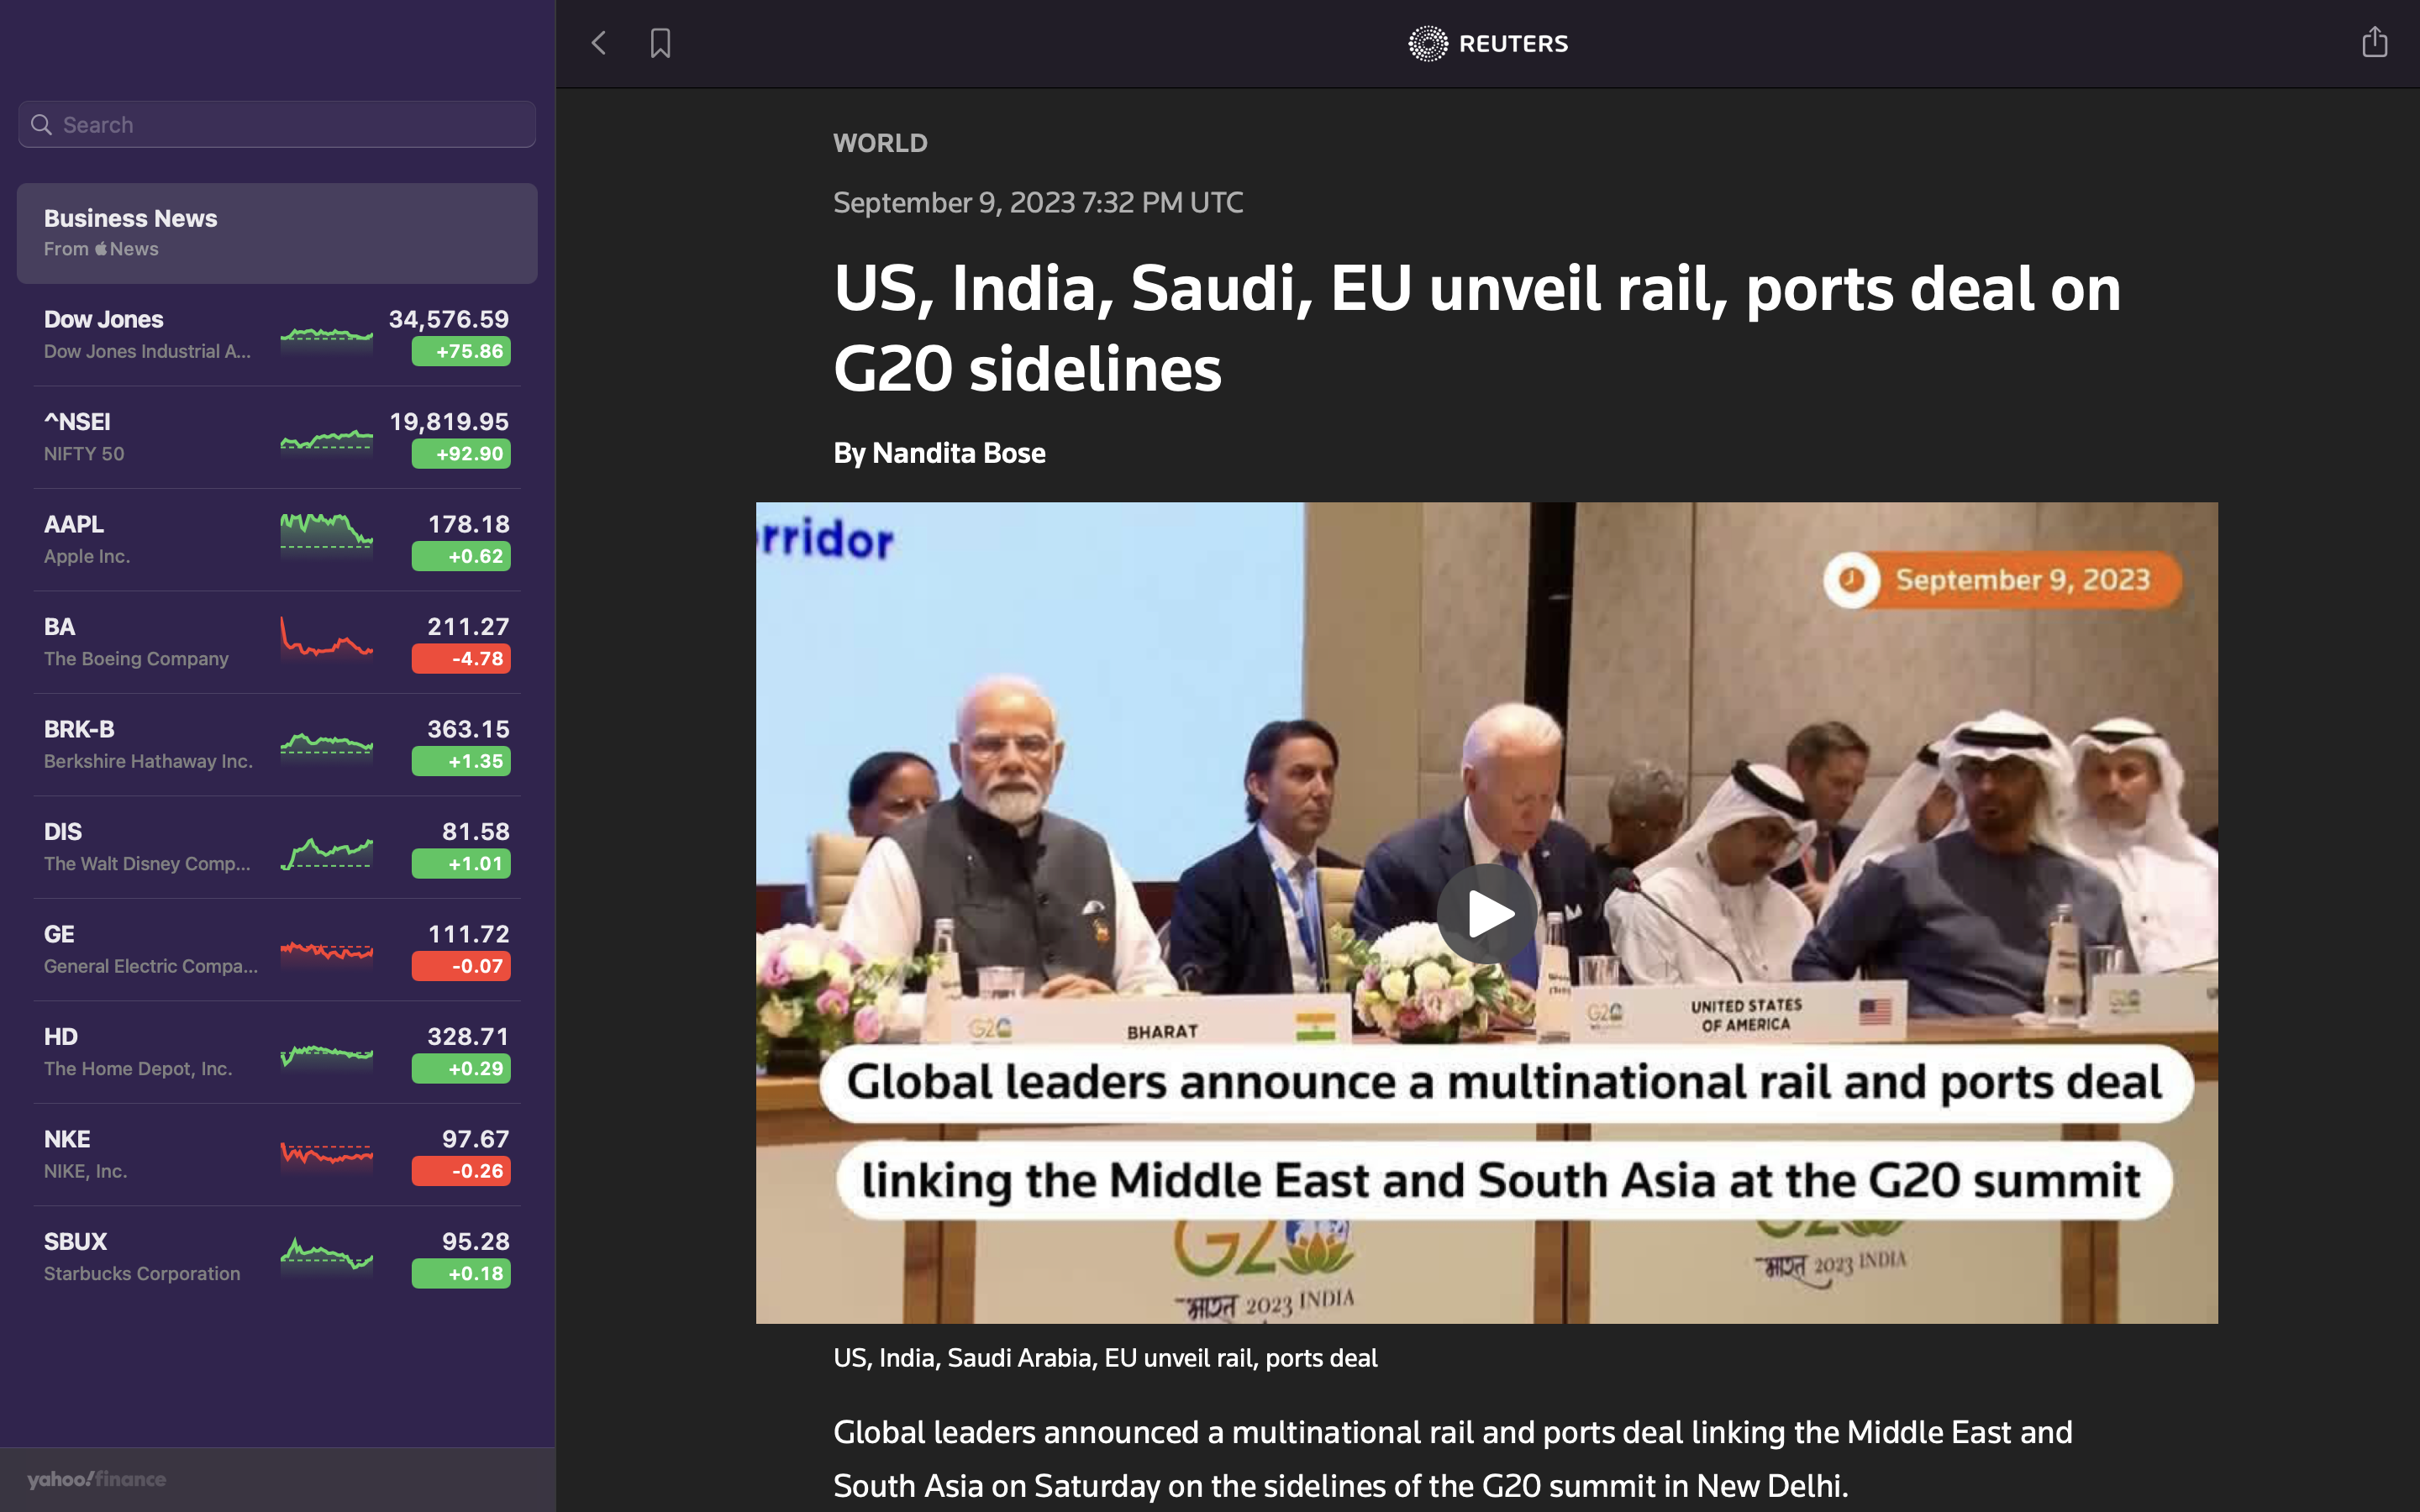 The height and width of the screenshot is (1512, 2420). Describe the element at coordinates (2376, 39) in the screenshot. I see `Circulate the news on Facebook through automation script` at that location.